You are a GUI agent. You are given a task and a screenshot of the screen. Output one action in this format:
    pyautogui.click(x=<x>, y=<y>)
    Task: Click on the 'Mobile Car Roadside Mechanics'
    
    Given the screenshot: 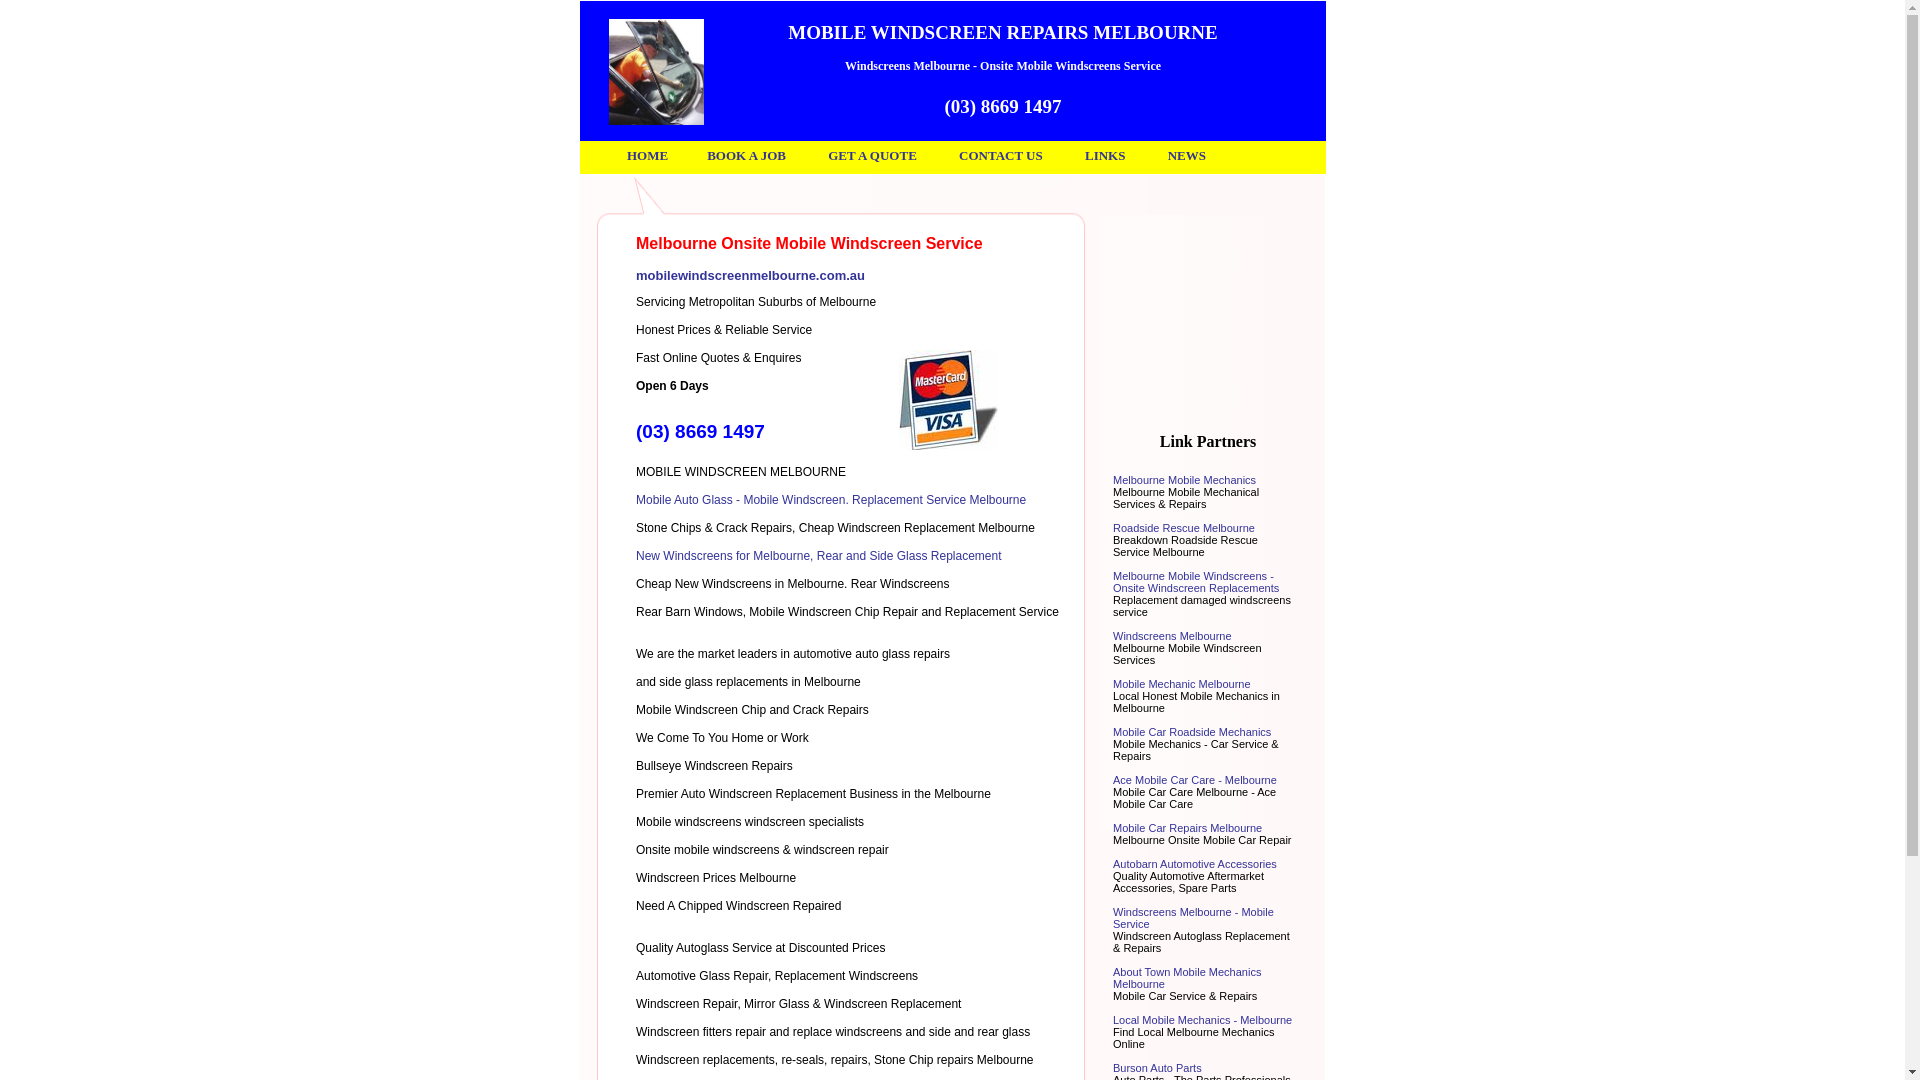 What is the action you would take?
    pyautogui.click(x=1112, y=732)
    